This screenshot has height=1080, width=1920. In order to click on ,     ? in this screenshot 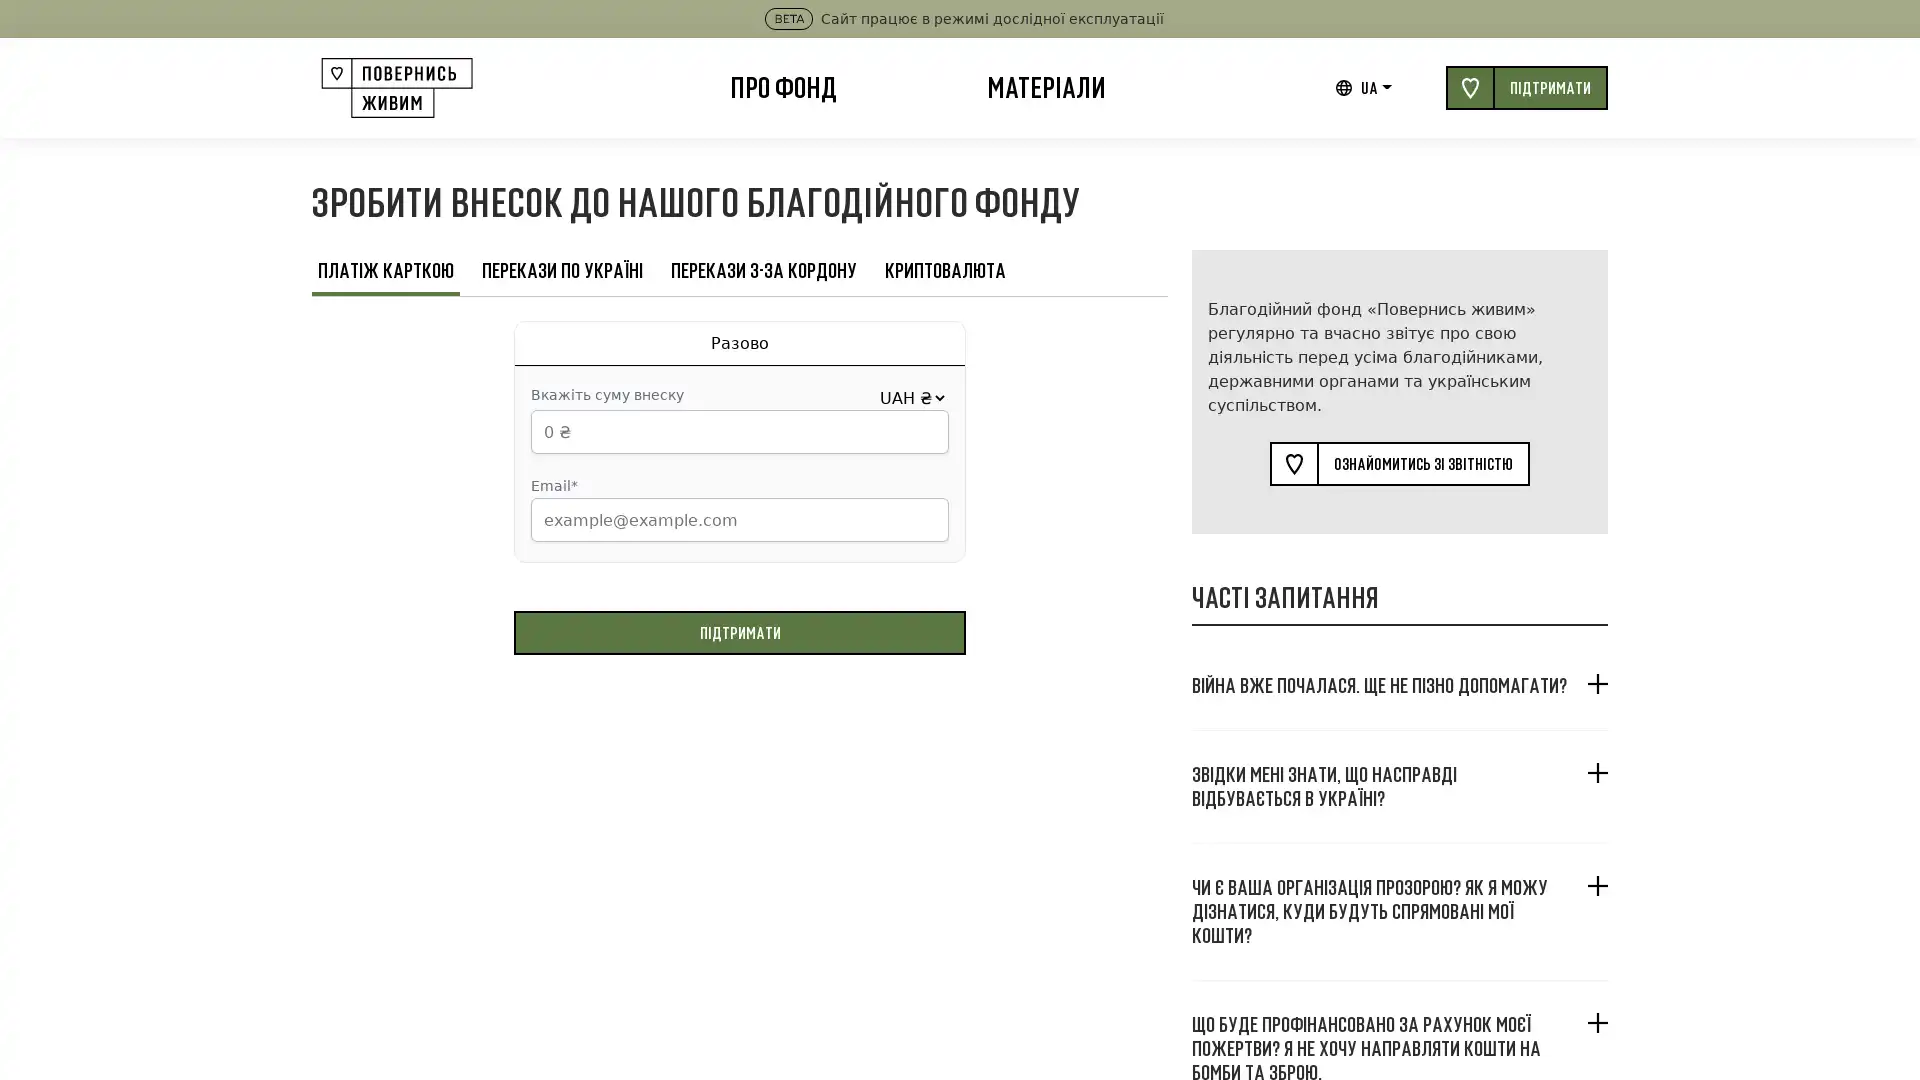, I will do `click(1399, 785)`.